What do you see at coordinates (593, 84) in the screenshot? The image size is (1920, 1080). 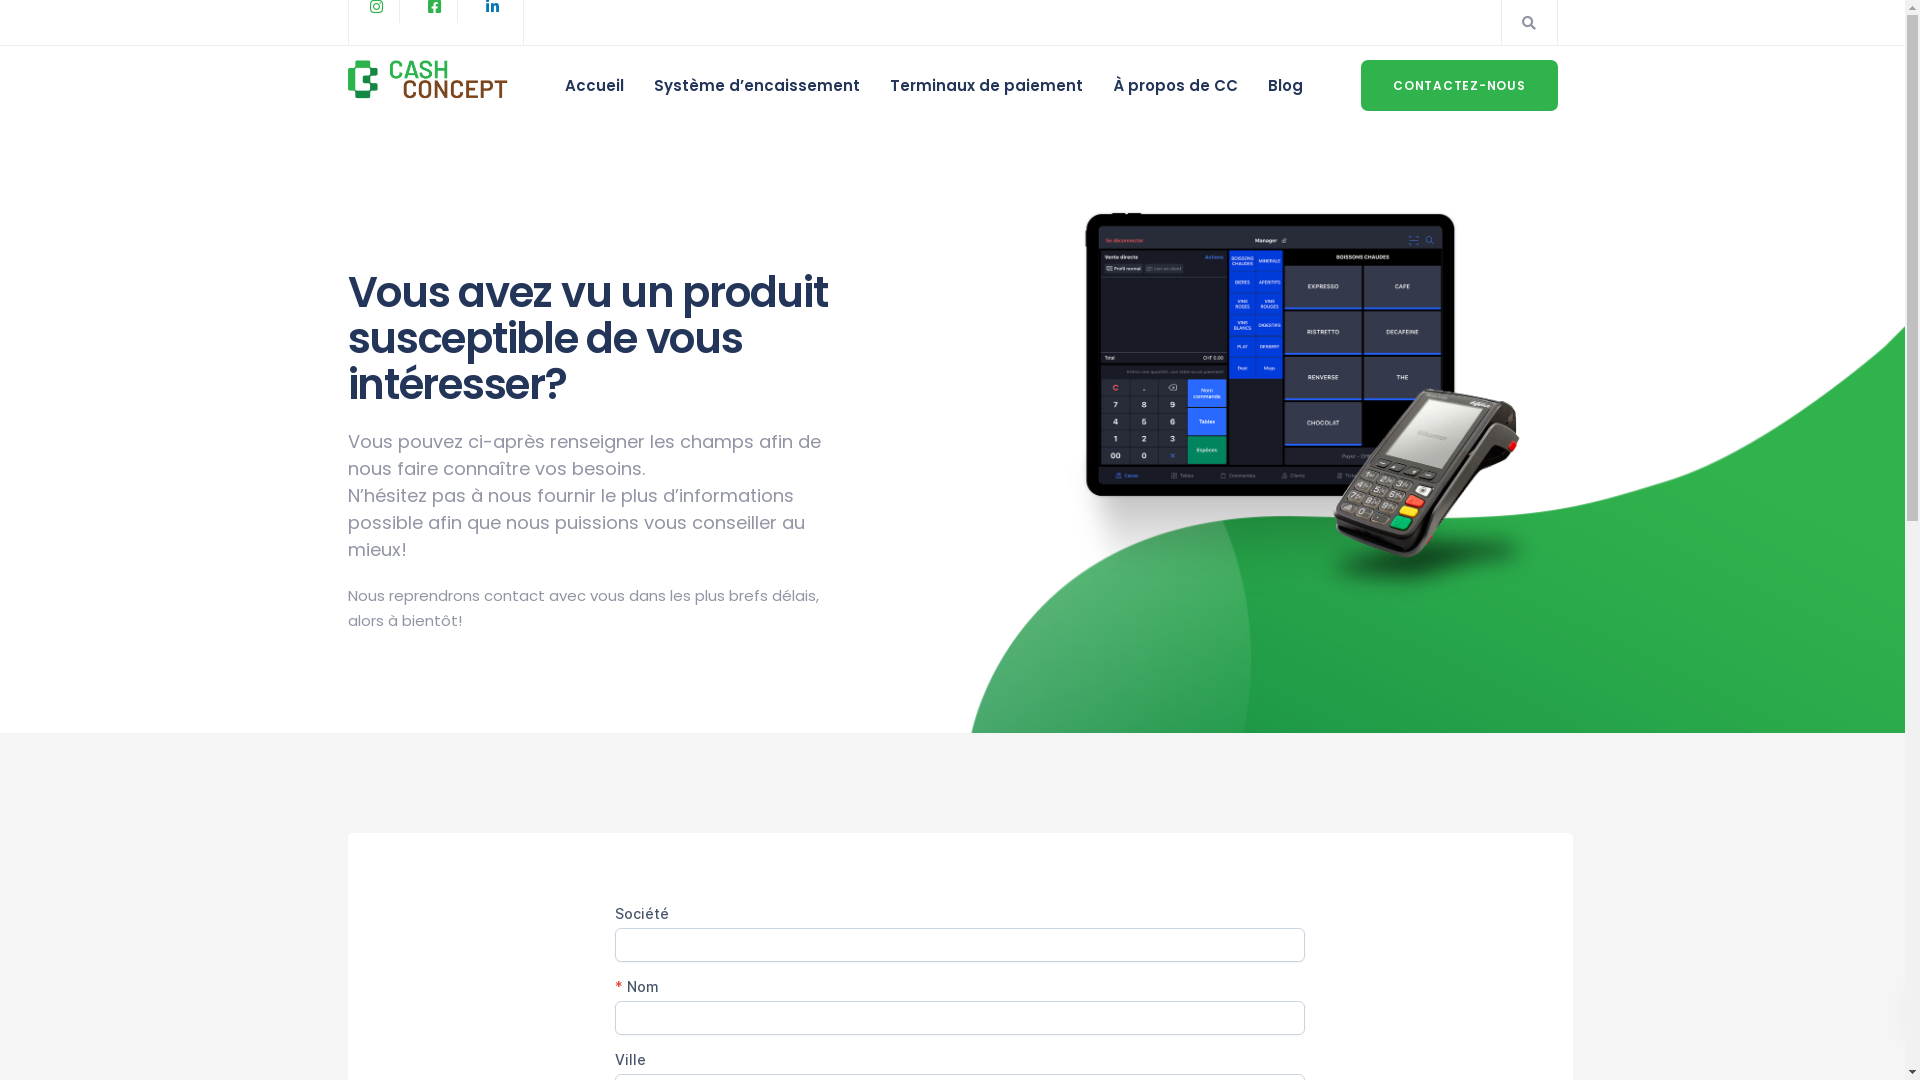 I see `'Accueil'` at bounding box center [593, 84].